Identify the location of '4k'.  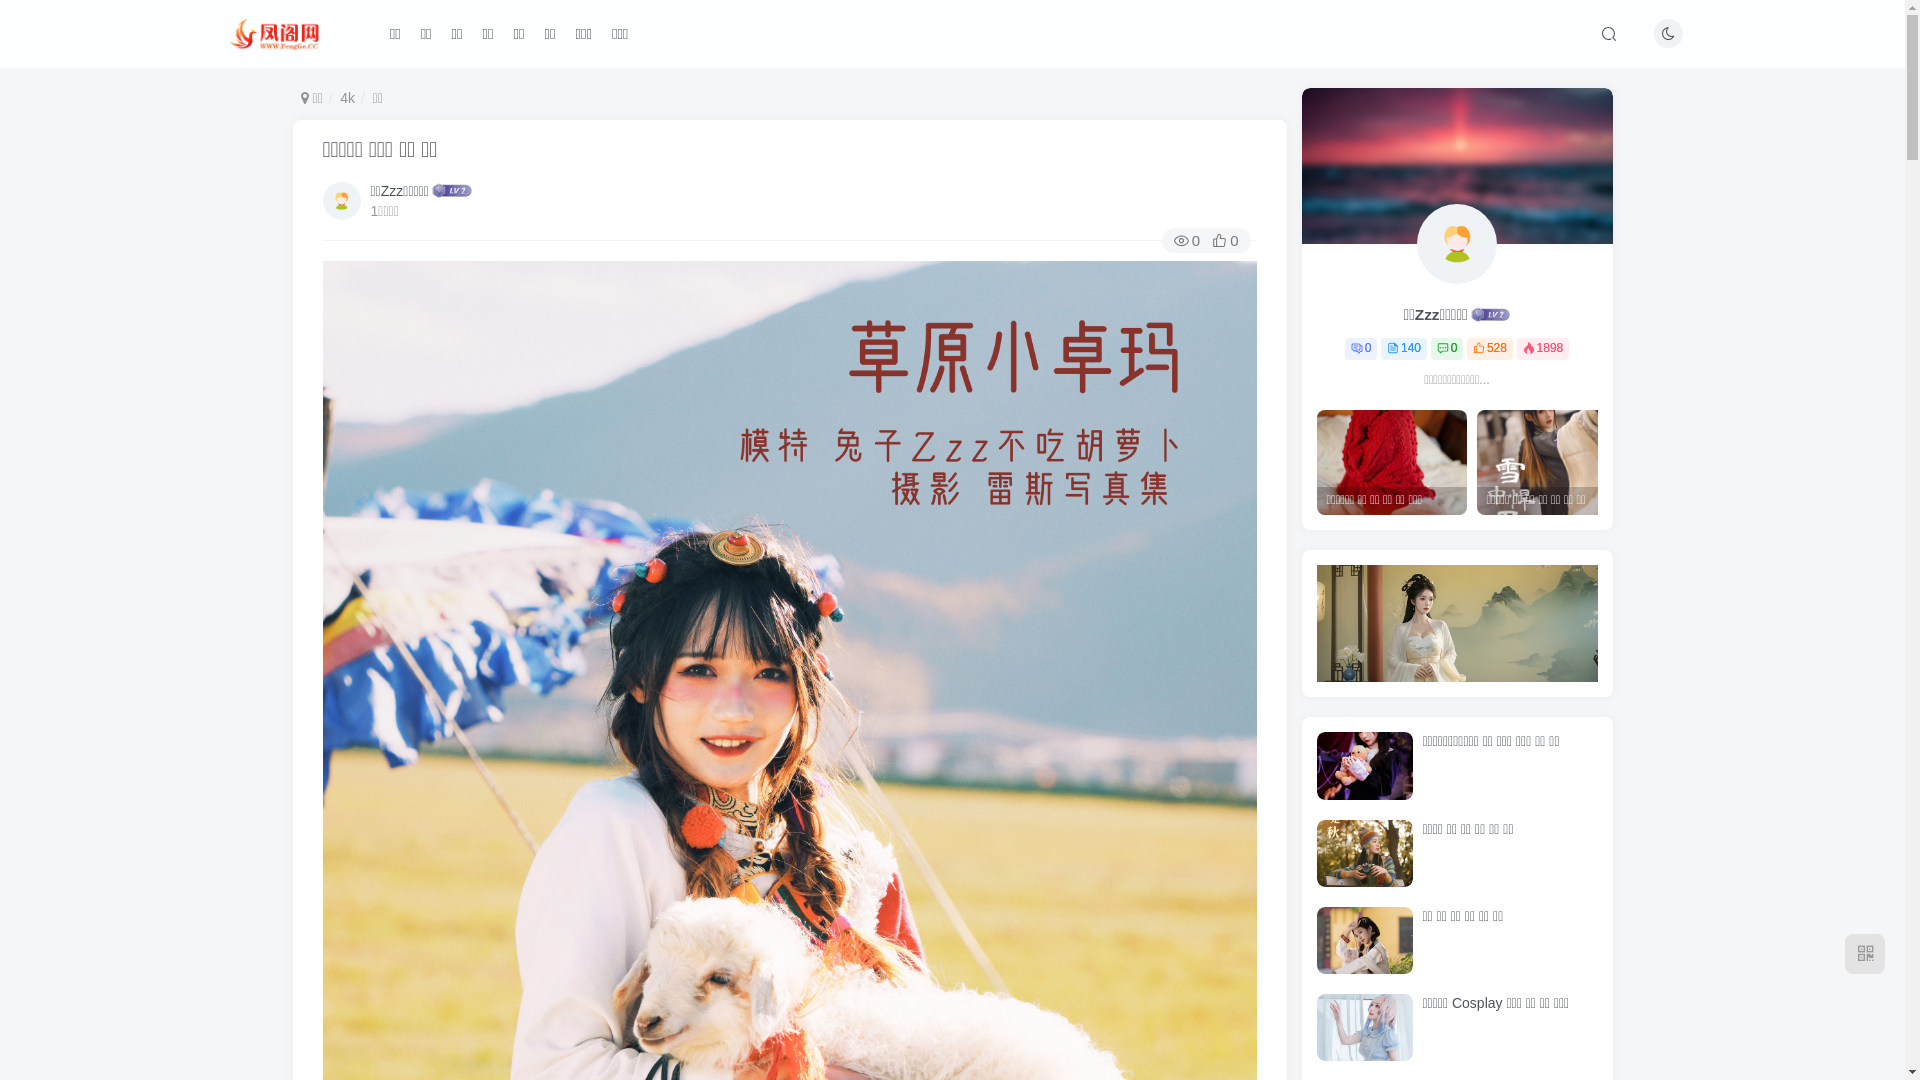
(347, 97).